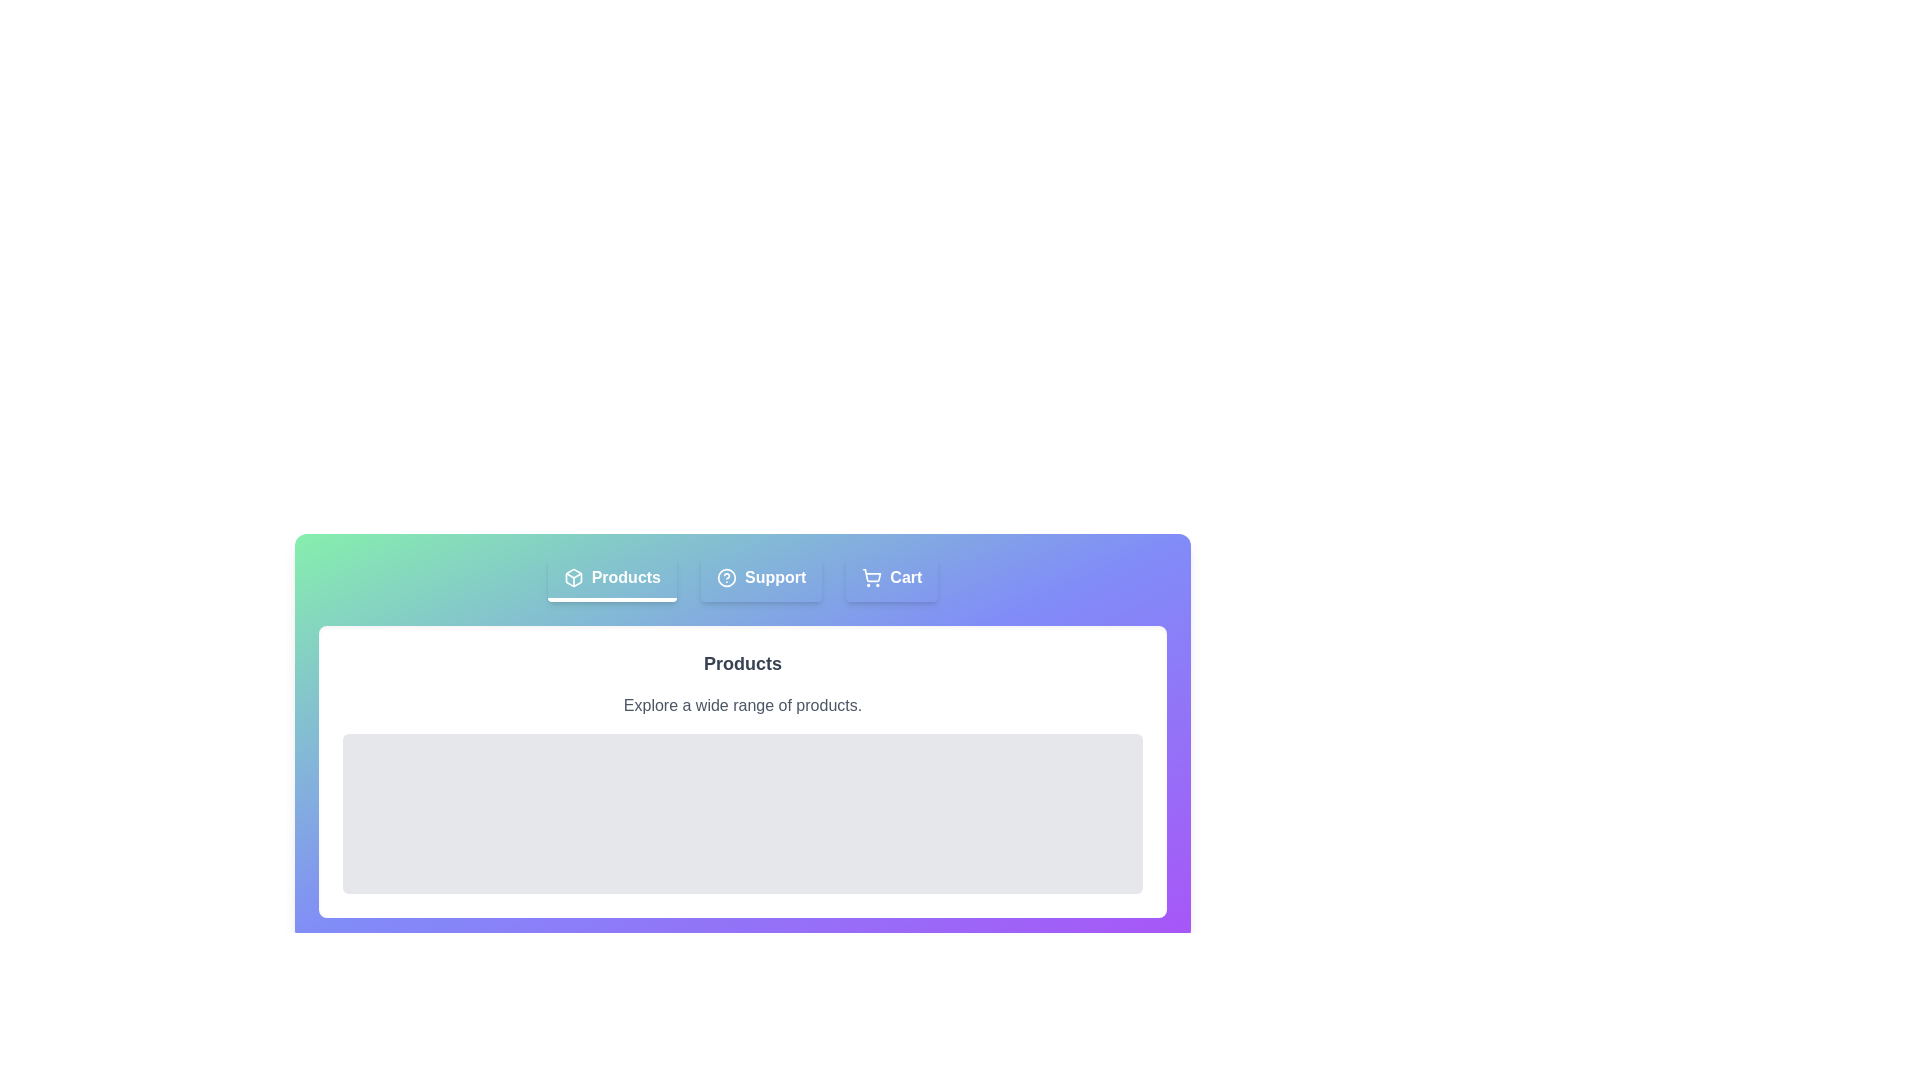  Describe the element at coordinates (891, 579) in the screenshot. I see `the button labeled Cart to observe its hover effect` at that location.